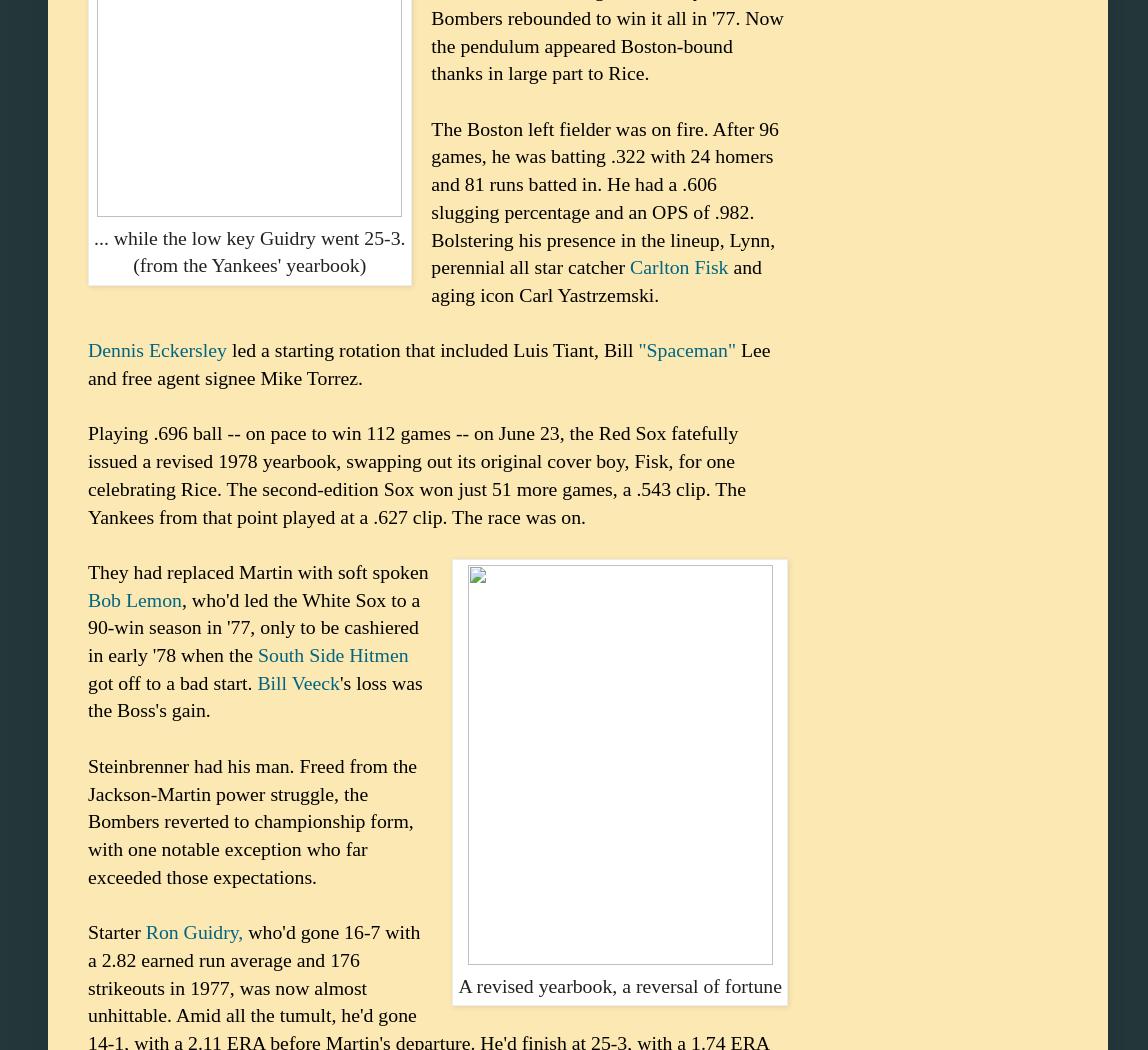 The image size is (1148, 1050). What do you see at coordinates (144, 931) in the screenshot?
I see `'Ron Guidry,'` at bounding box center [144, 931].